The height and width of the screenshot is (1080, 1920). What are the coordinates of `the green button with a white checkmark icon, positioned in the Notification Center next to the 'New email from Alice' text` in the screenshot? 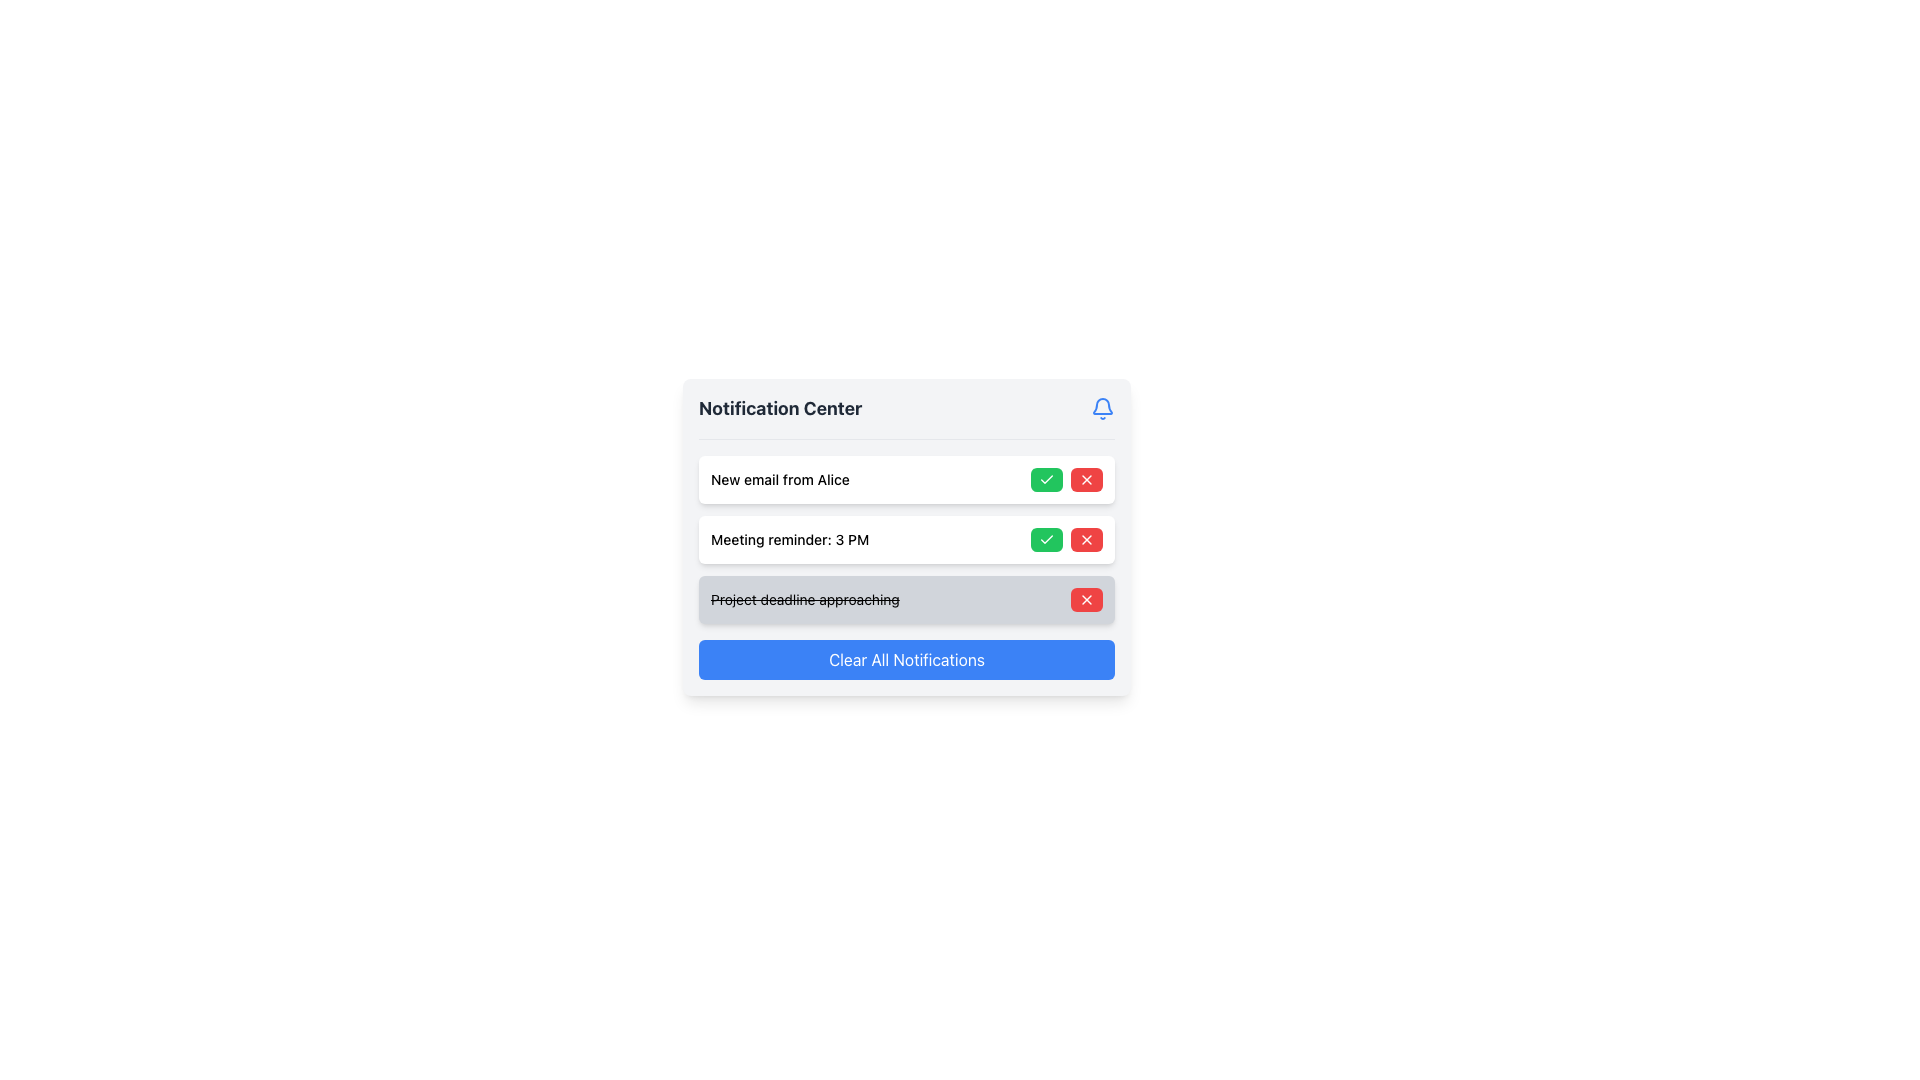 It's located at (1045, 479).